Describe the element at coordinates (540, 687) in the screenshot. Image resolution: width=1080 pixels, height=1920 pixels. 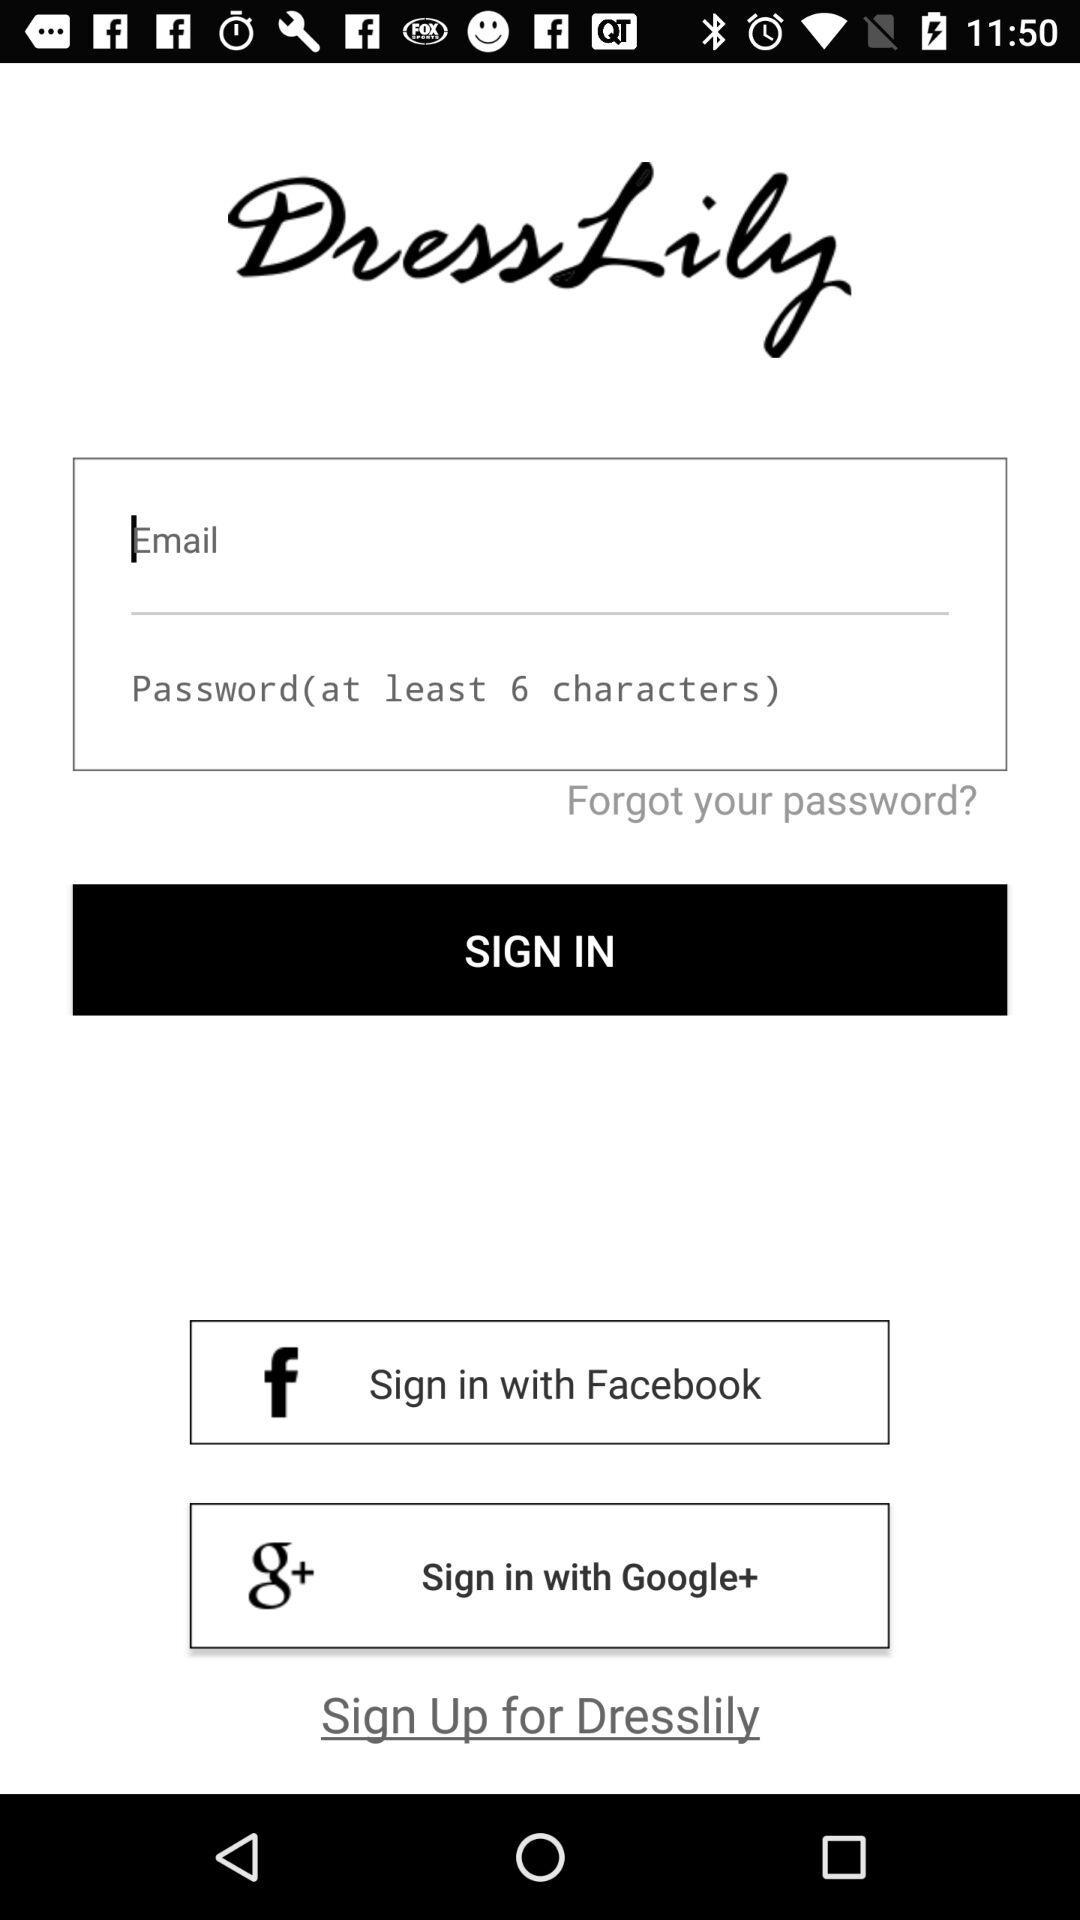
I see `type password` at that location.